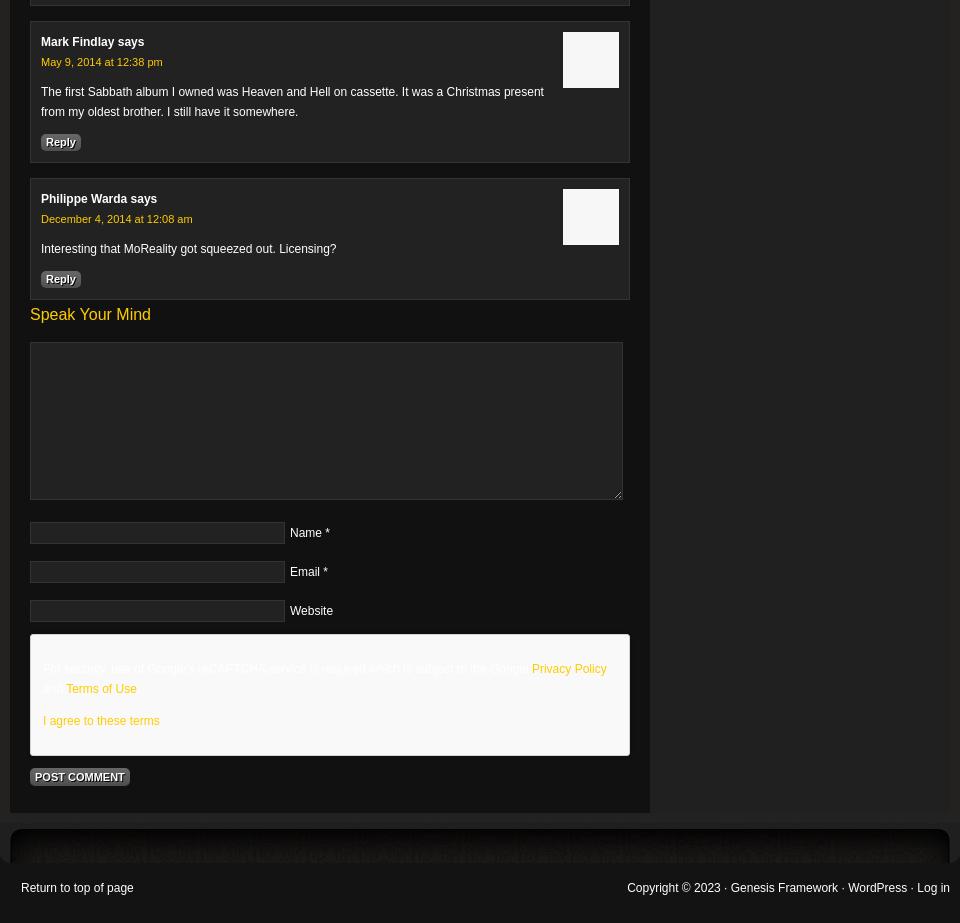  Describe the element at coordinates (286, 667) in the screenshot. I see `'For security, use of Google's reCAPTCHA service is required which is subject to the Google'` at that location.